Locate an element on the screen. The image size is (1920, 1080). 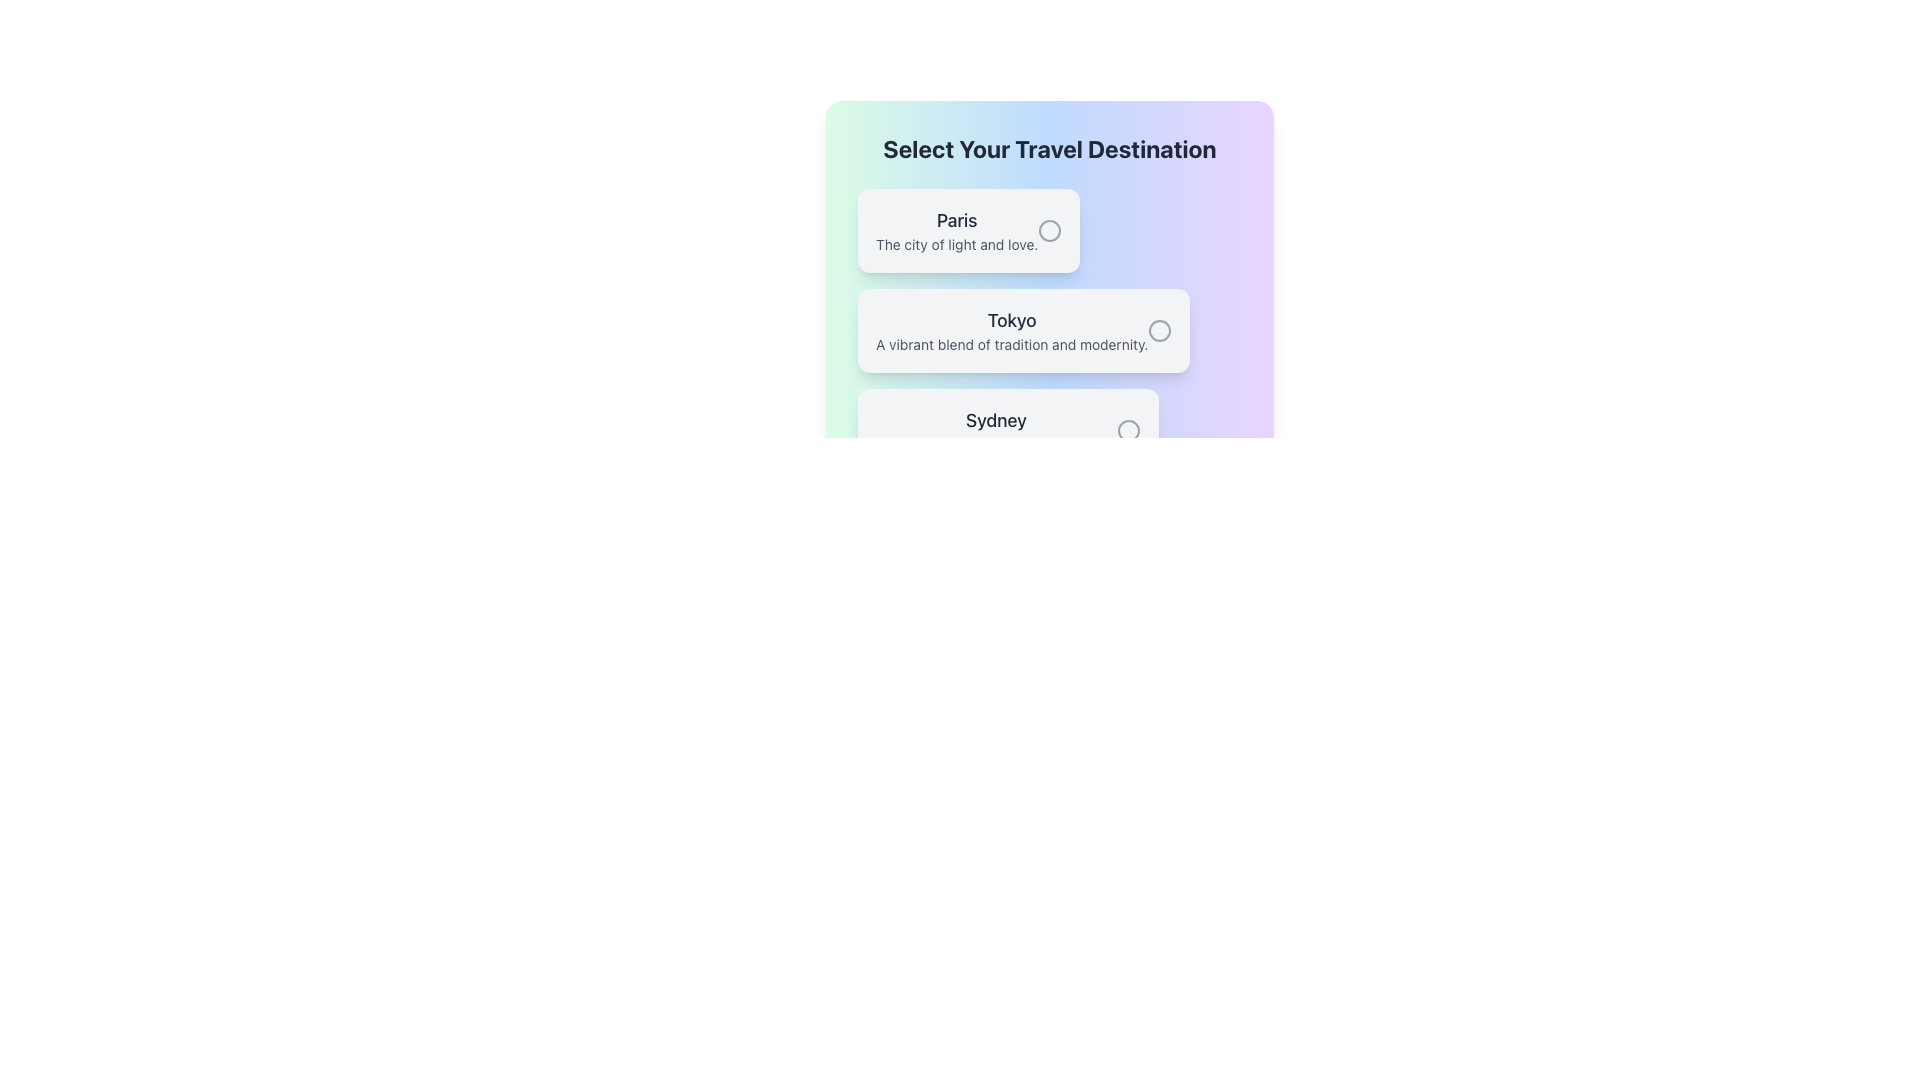
the second selectable list item for travel destination selection, which is located below the 'Paris' option and above the 'Sydney' option is located at coordinates (1049, 330).